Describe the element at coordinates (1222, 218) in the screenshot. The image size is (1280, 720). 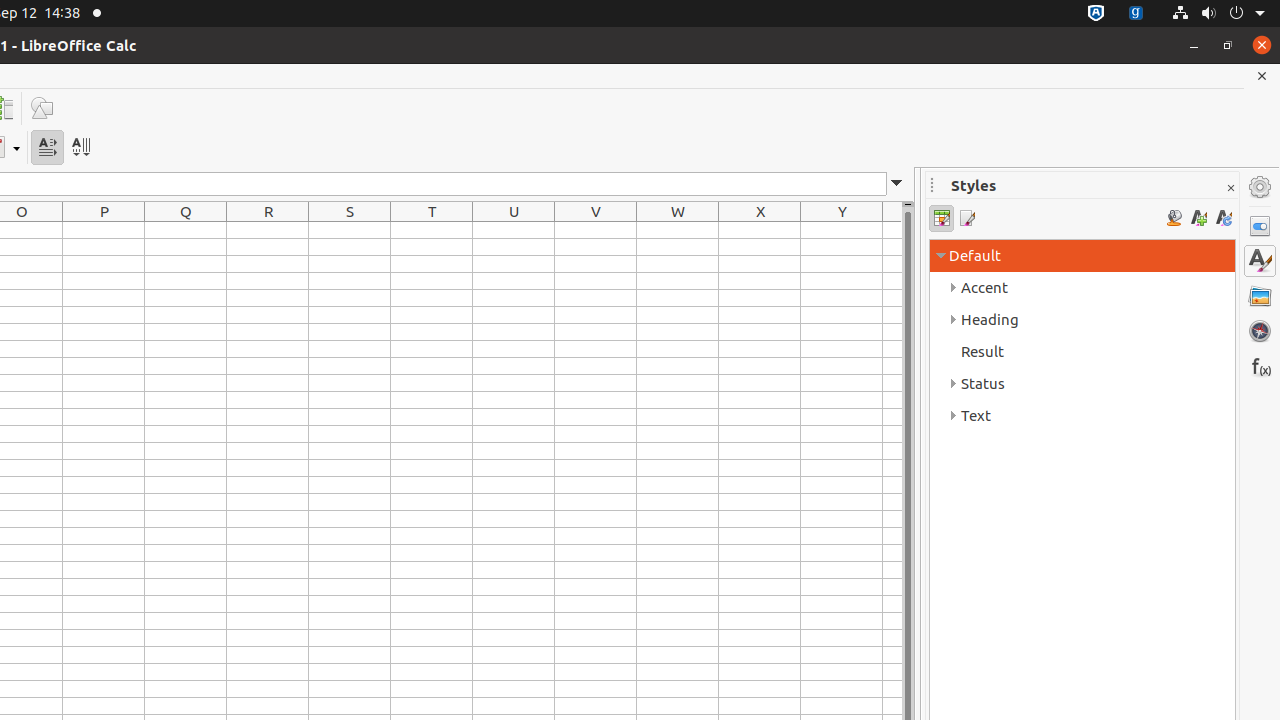
I see `'Update Style'` at that location.